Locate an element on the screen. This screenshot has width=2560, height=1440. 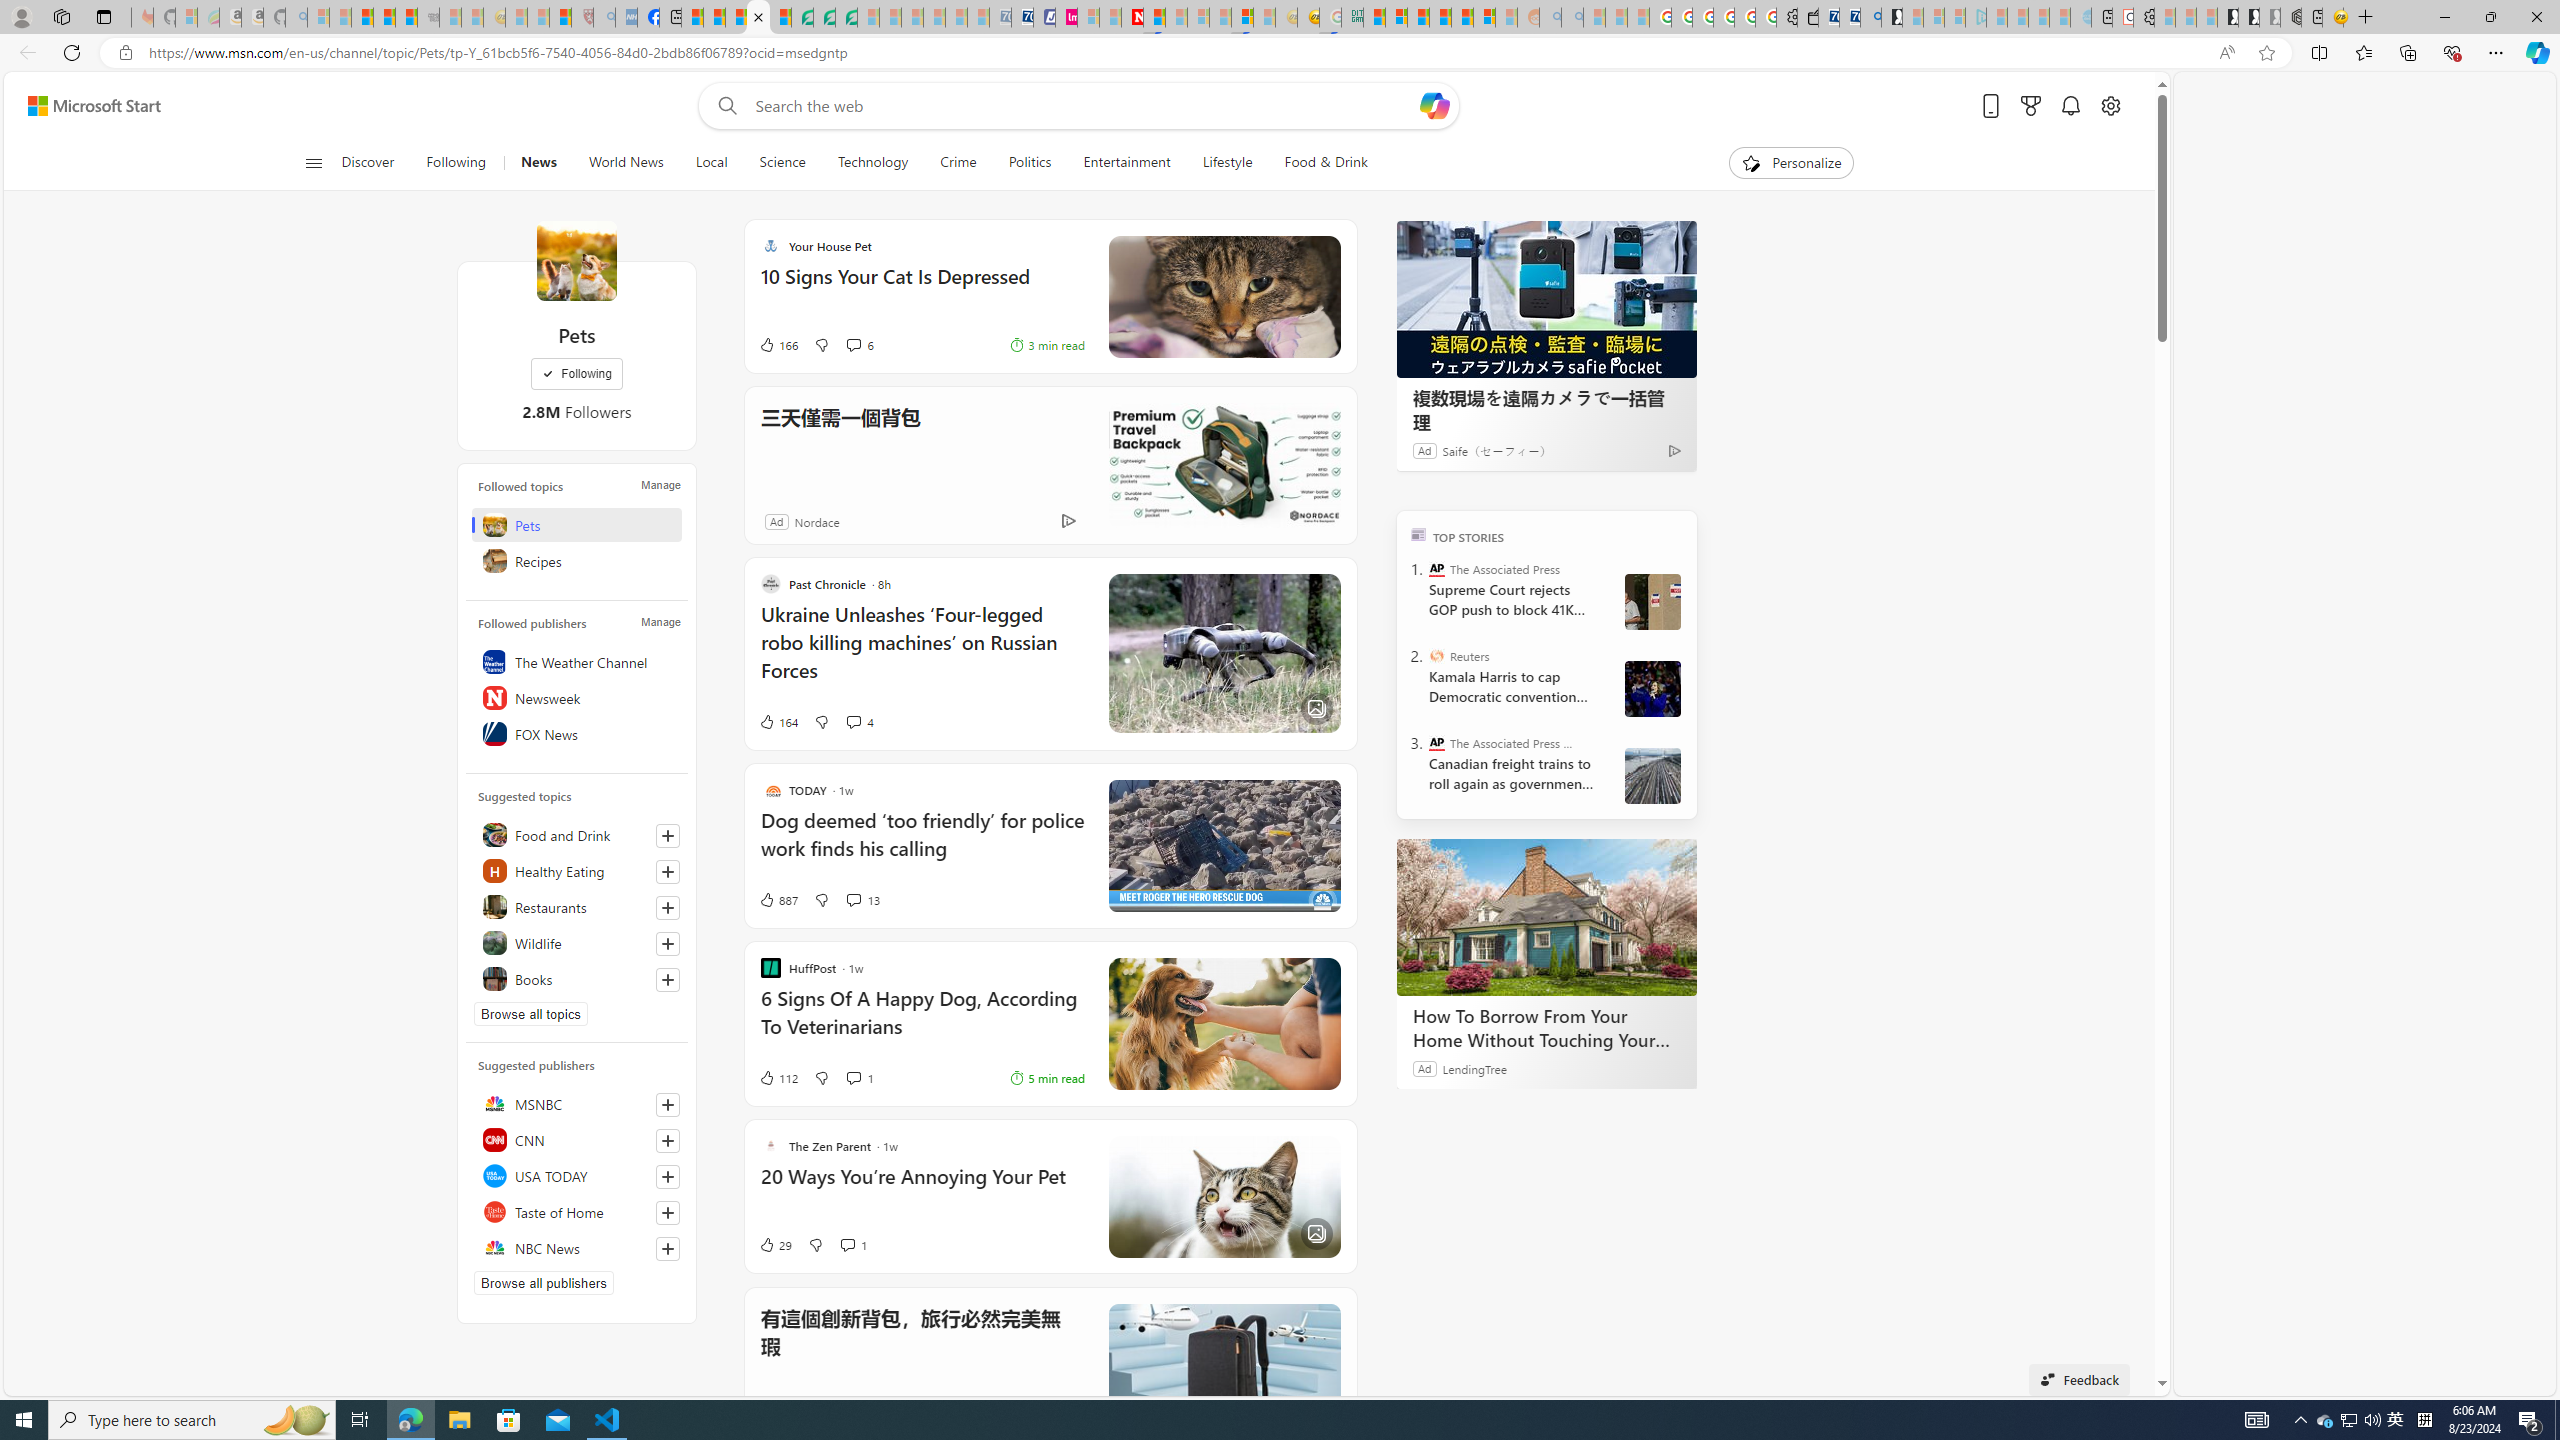
'Follow this topic' is located at coordinates (668, 978).